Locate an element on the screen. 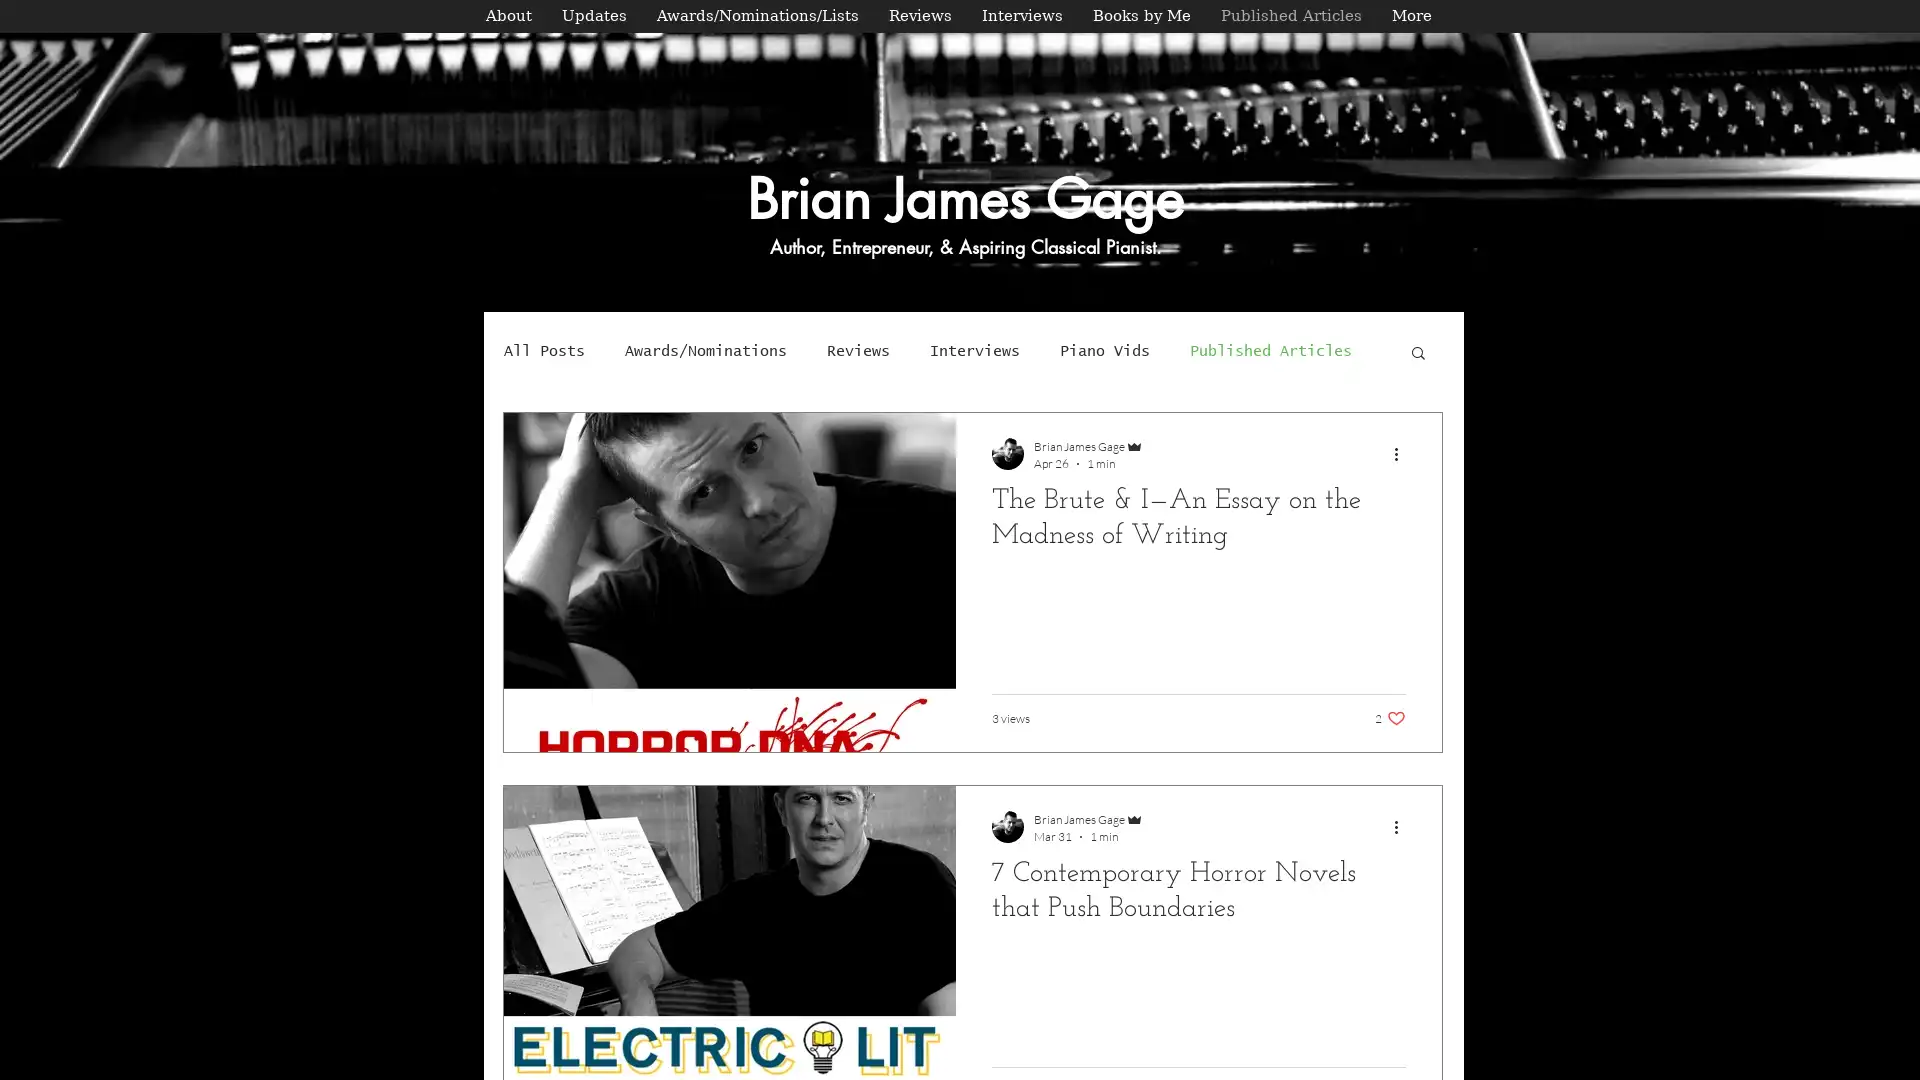 The height and width of the screenshot is (1080, 1920). Awards/Nominations is located at coordinates (705, 350).